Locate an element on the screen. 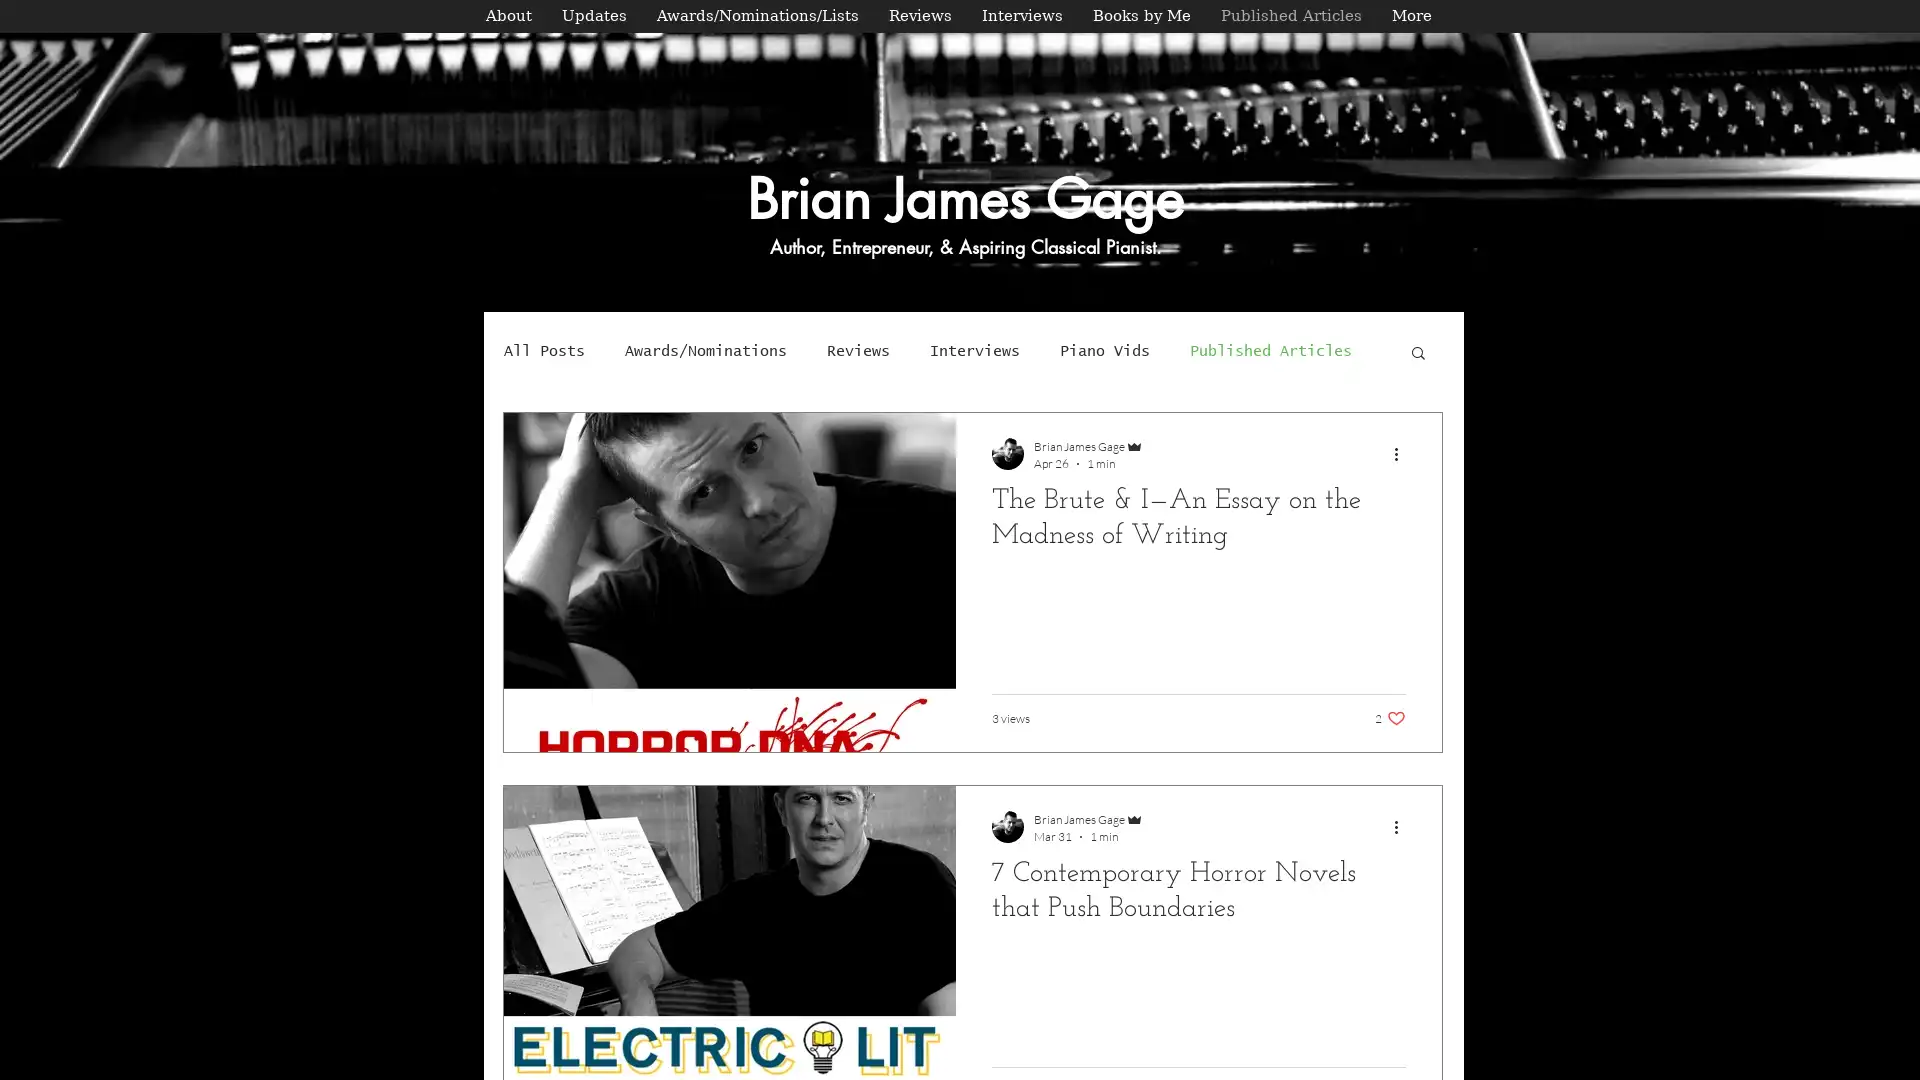 The height and width of the screenshot is (1080, 1920). Awards/Nominations is located at coordinates (705, 350).